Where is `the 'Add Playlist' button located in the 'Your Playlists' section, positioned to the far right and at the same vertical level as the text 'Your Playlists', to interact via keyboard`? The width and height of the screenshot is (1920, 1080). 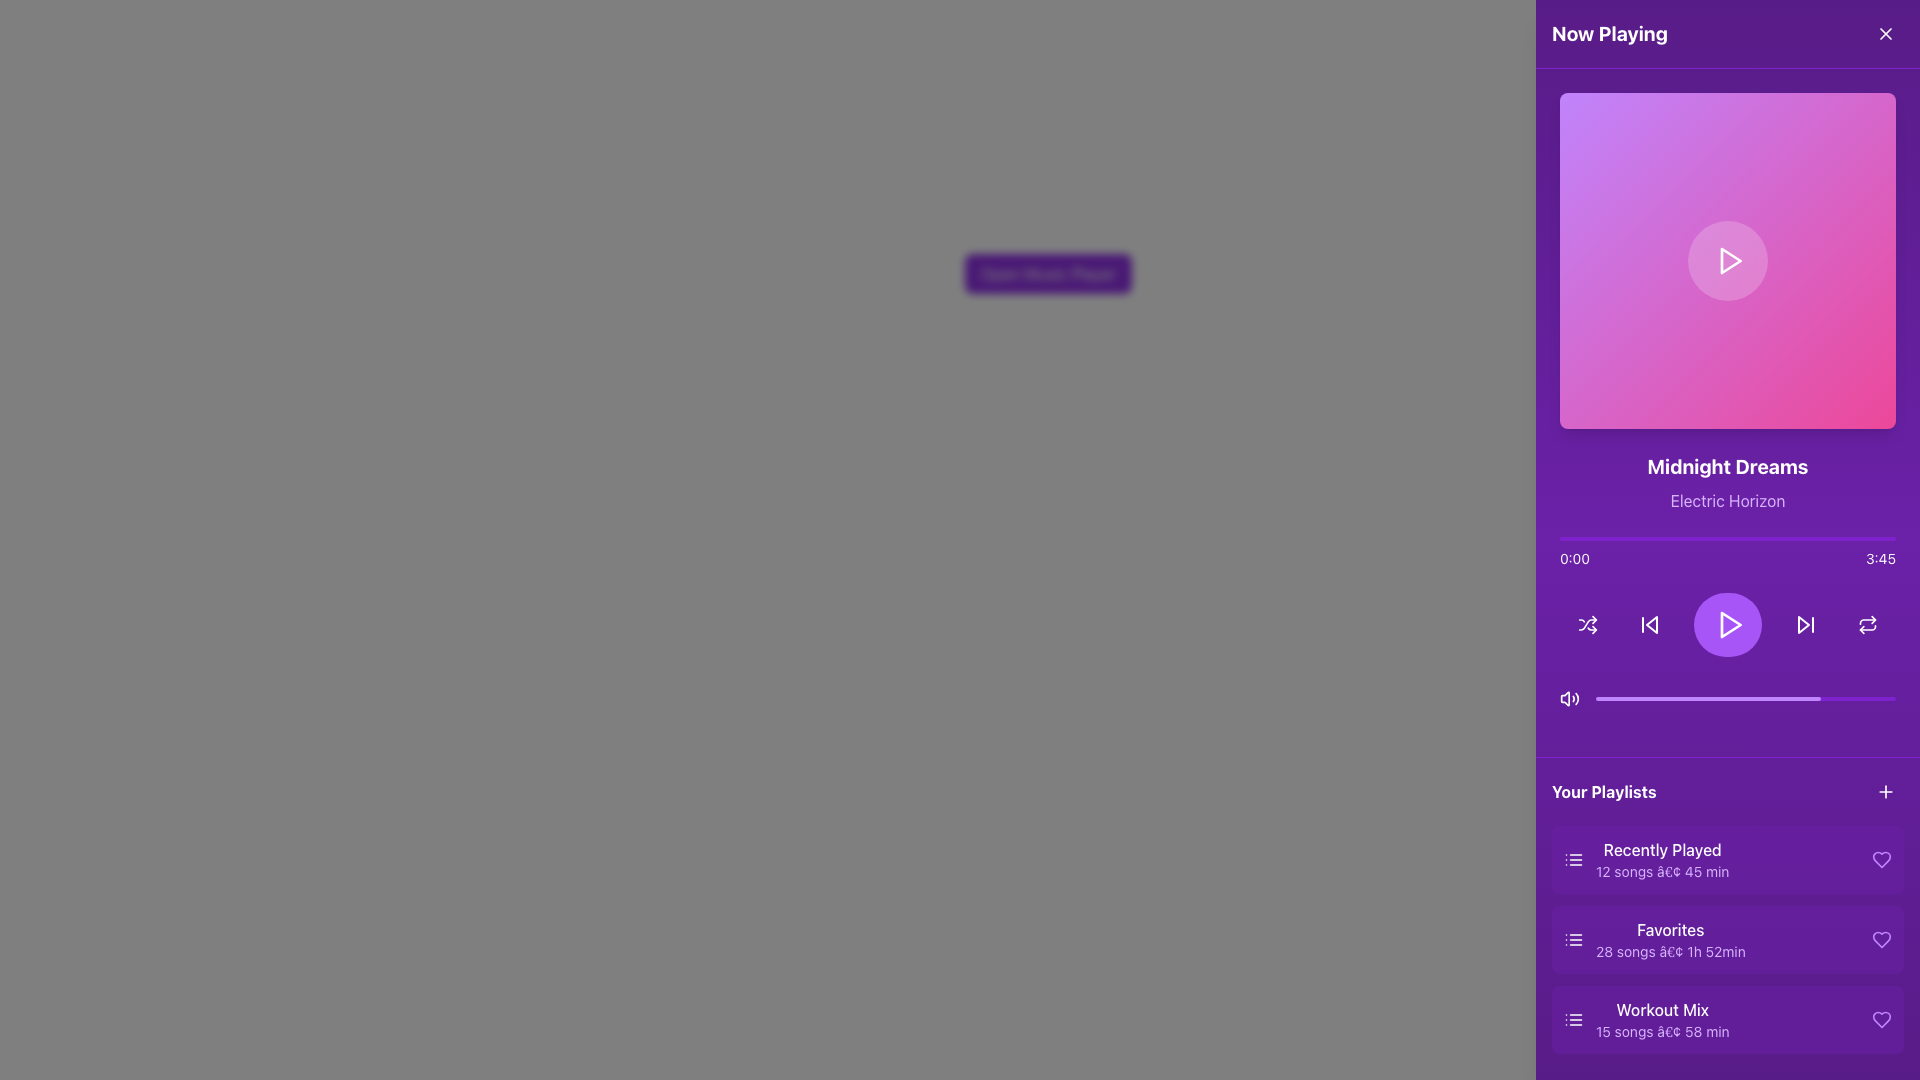 the 'Add Playlist' button located in the 'Your Playlists' section, positioned to the far right and at the same vertical level as the text 'Your Playlists', to interact via keyboard is located at coordinates (1885, 790).